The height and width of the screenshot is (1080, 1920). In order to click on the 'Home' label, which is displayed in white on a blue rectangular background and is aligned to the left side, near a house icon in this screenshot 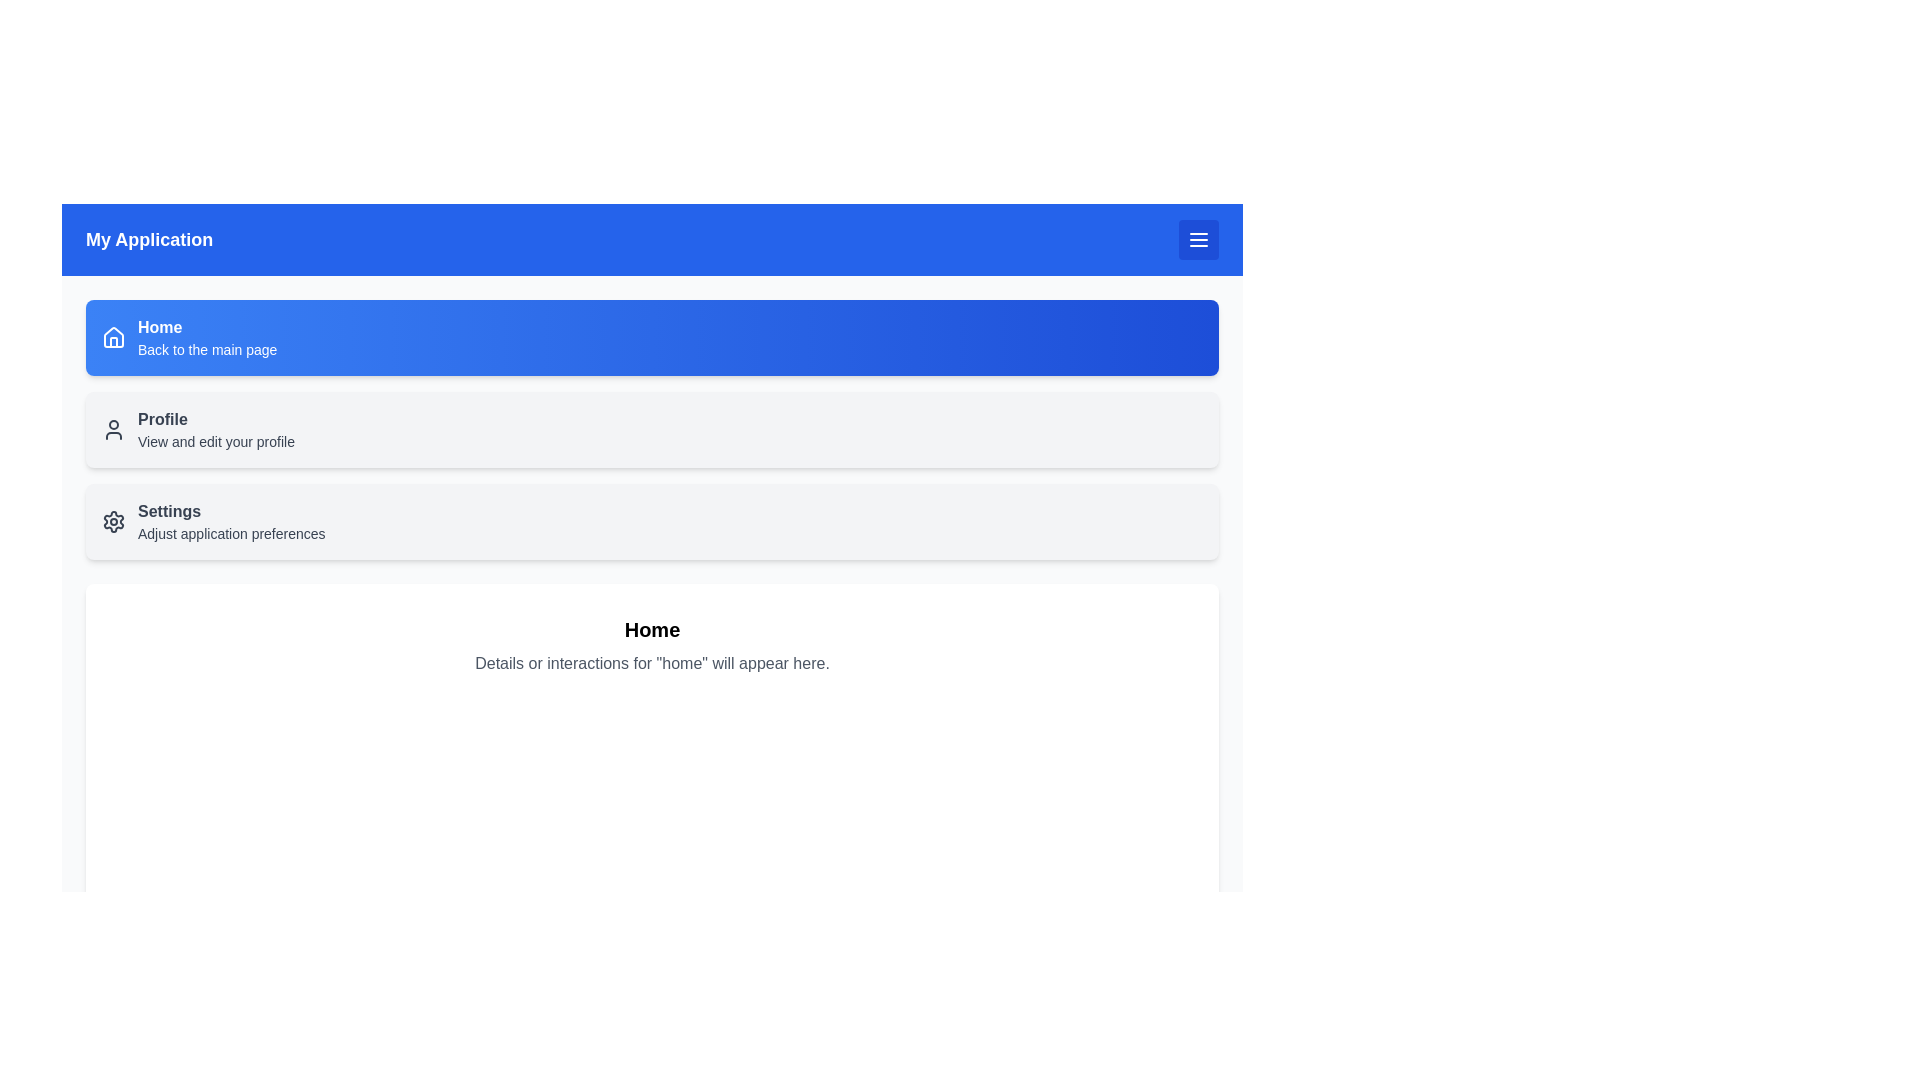, I will do `click(160, 326)`.